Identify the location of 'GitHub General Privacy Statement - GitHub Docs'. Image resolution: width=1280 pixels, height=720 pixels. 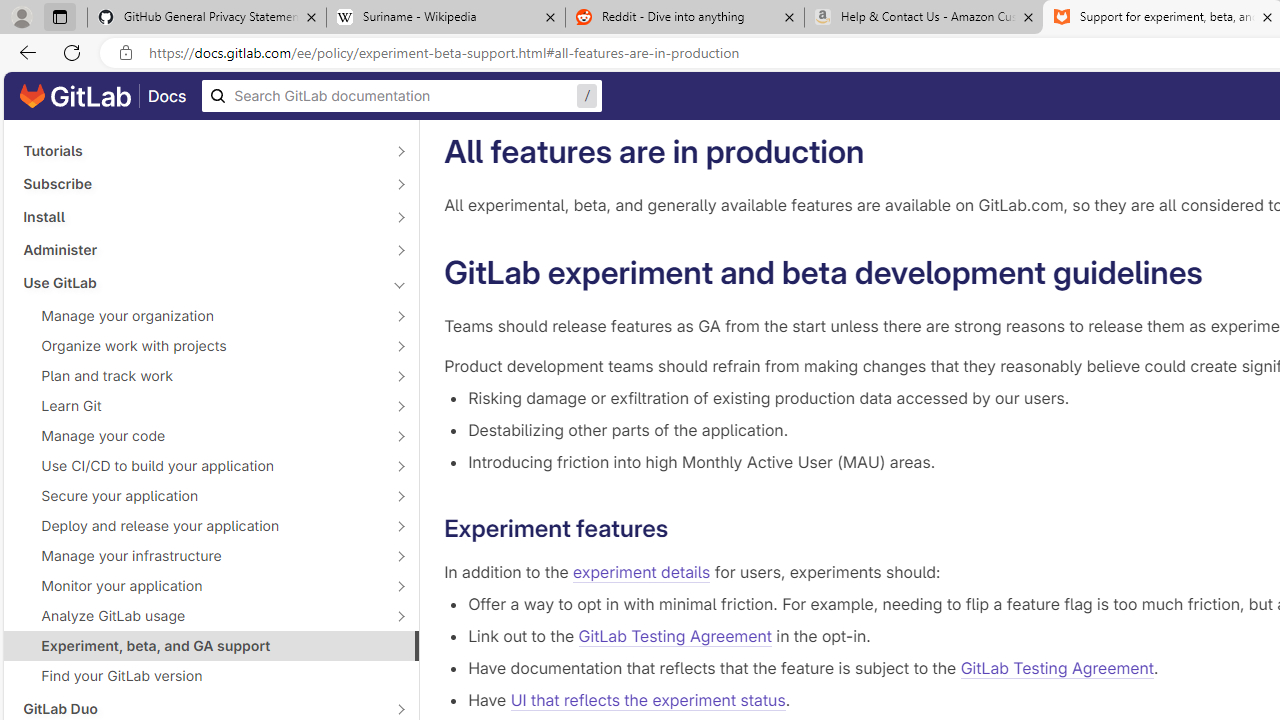
(207, 17).